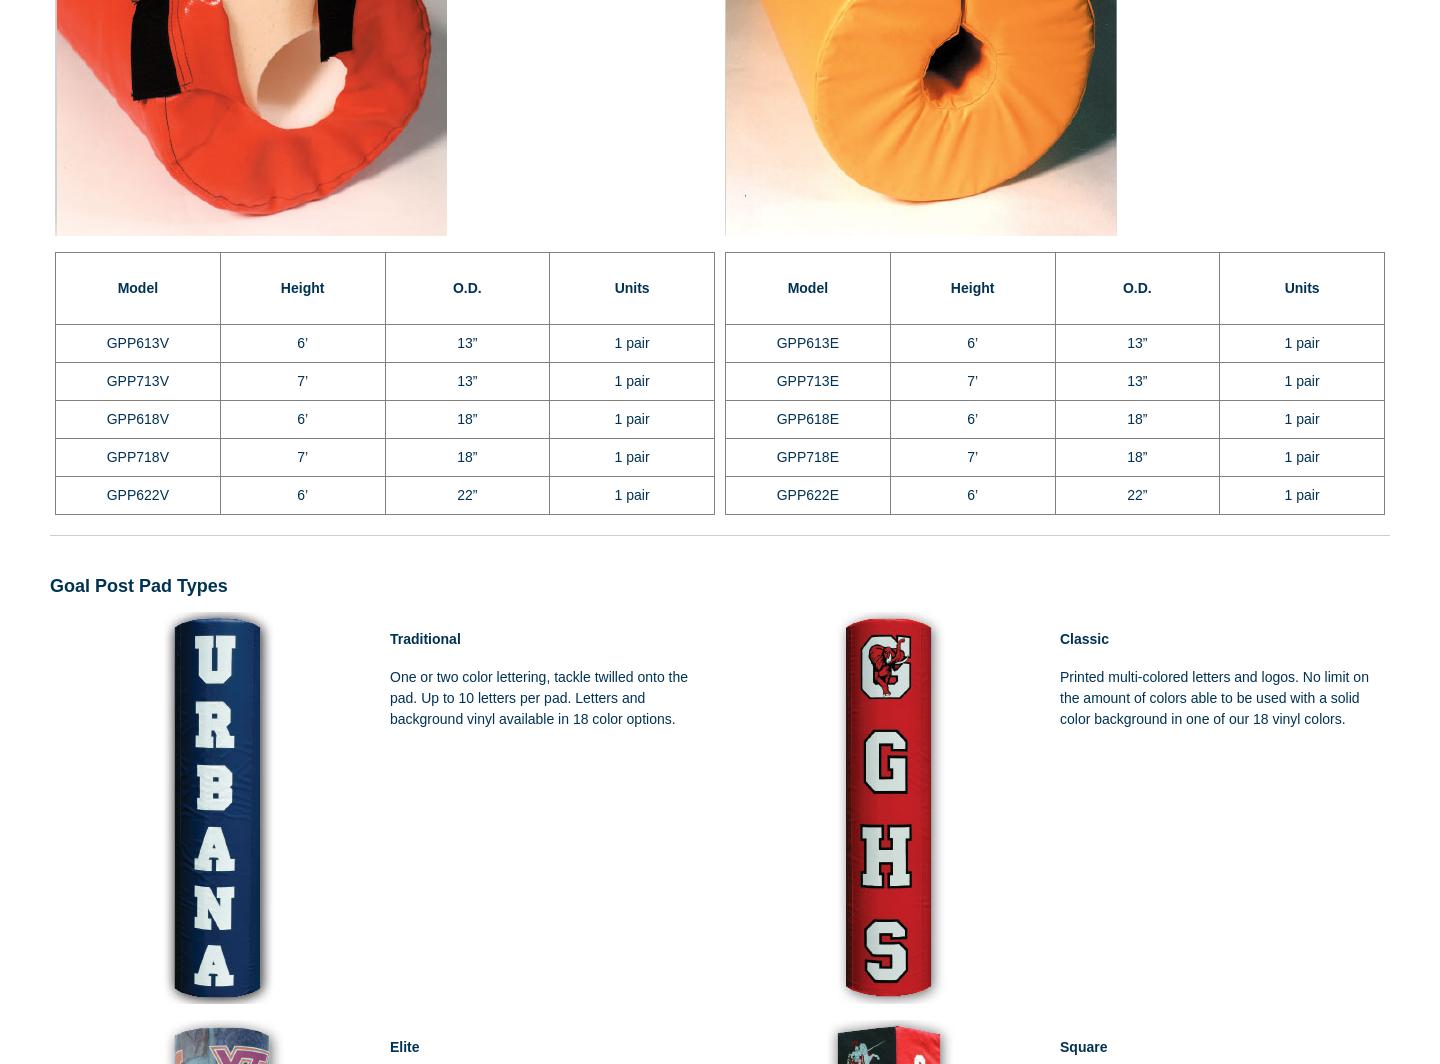 The width and height of the screenshot is (1440, 1064). What do you see at coordinates (136, 494) in the screenshot?
I see `'GPP622V'` at bounding box center [136, 494].